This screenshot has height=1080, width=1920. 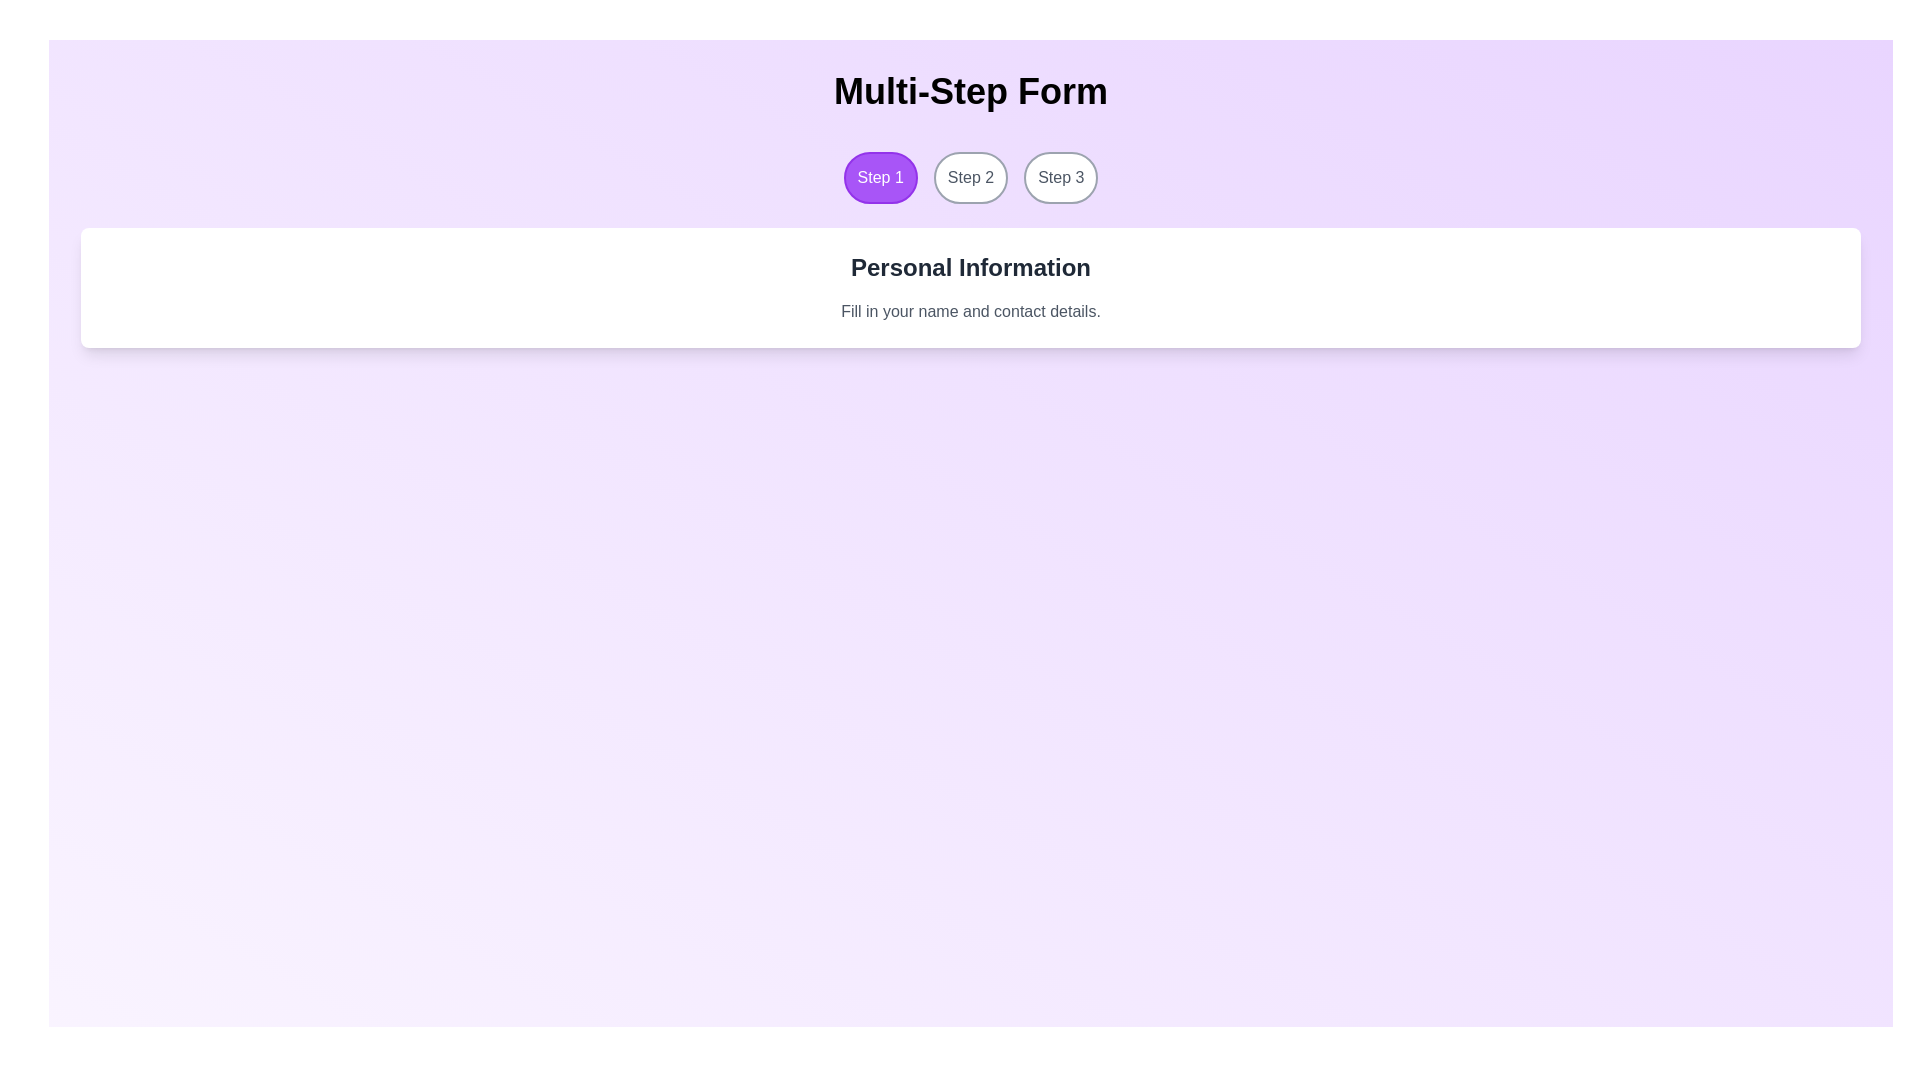 I want to click on the 'Step 2' button in the multi-step form, so click(x=970, y=176).